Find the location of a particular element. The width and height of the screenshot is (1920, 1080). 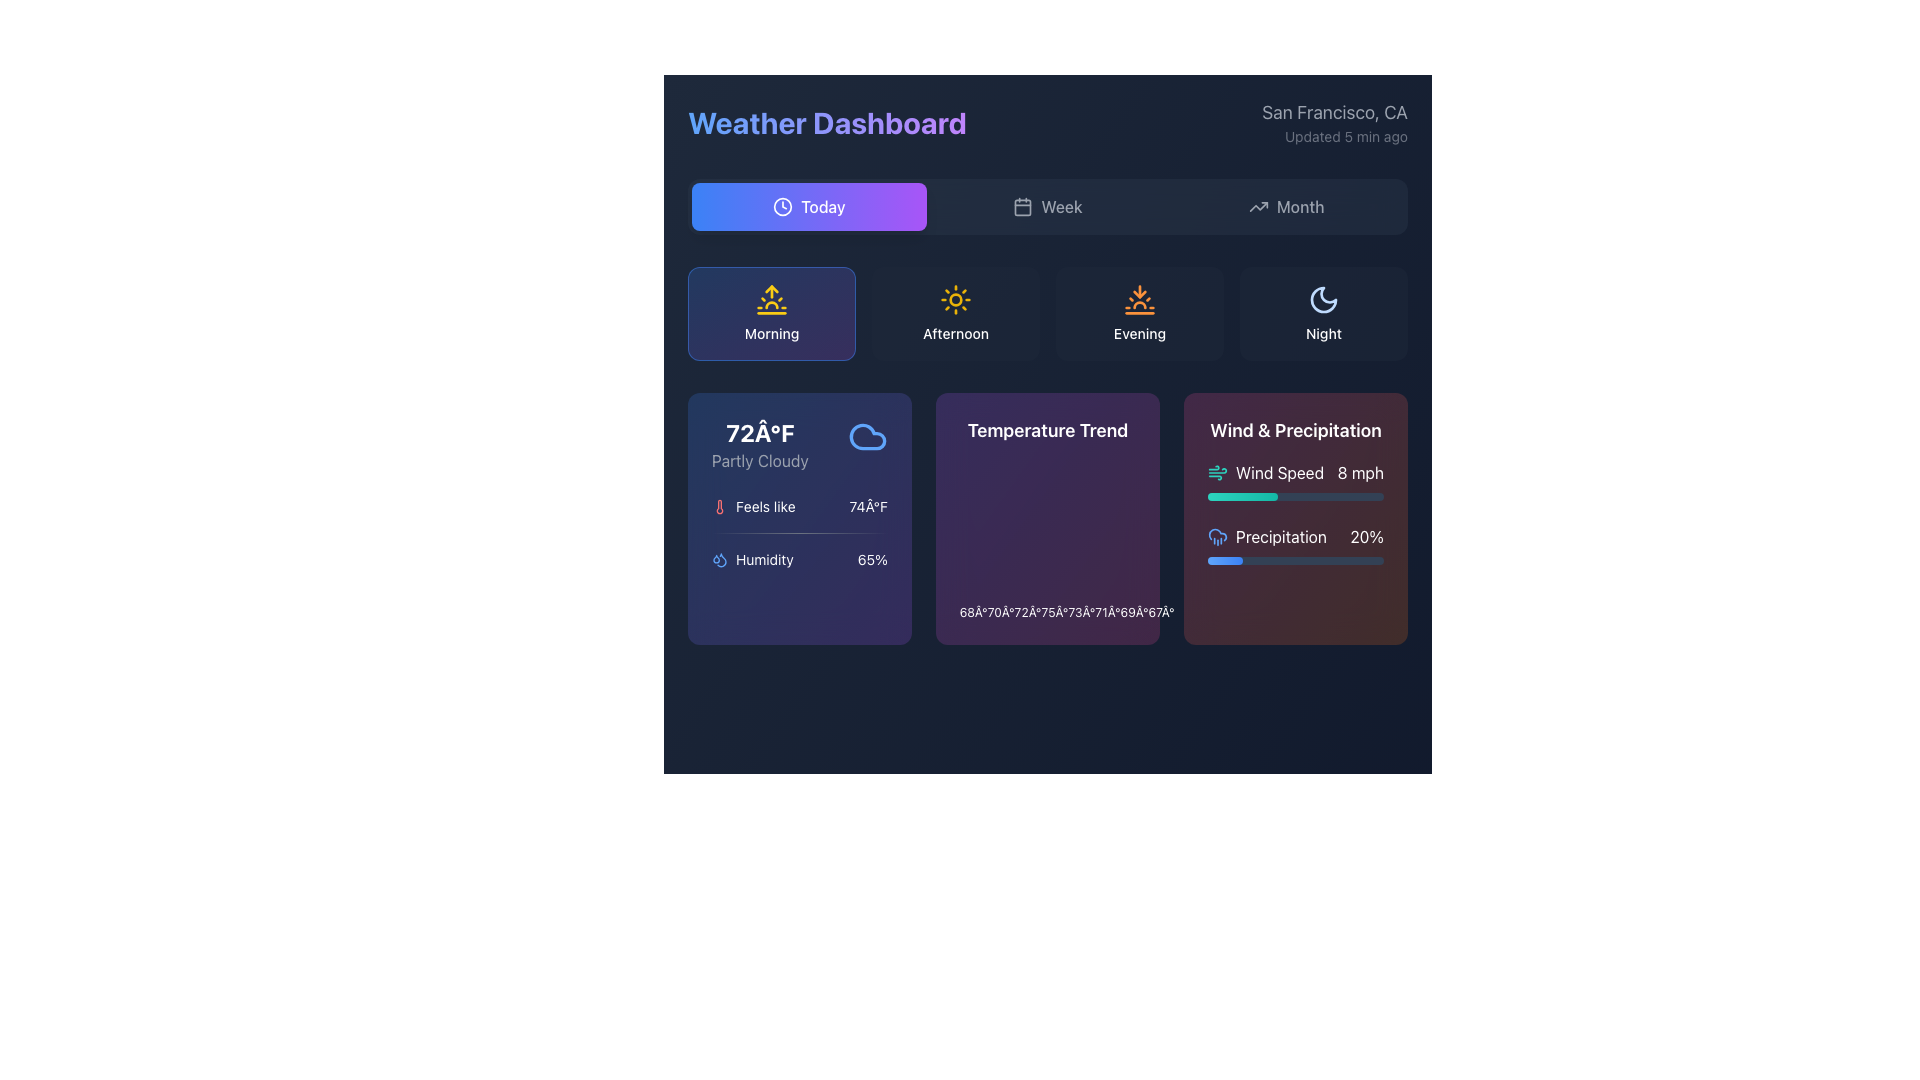

precipitation level is located at coordinates (1370, 496).